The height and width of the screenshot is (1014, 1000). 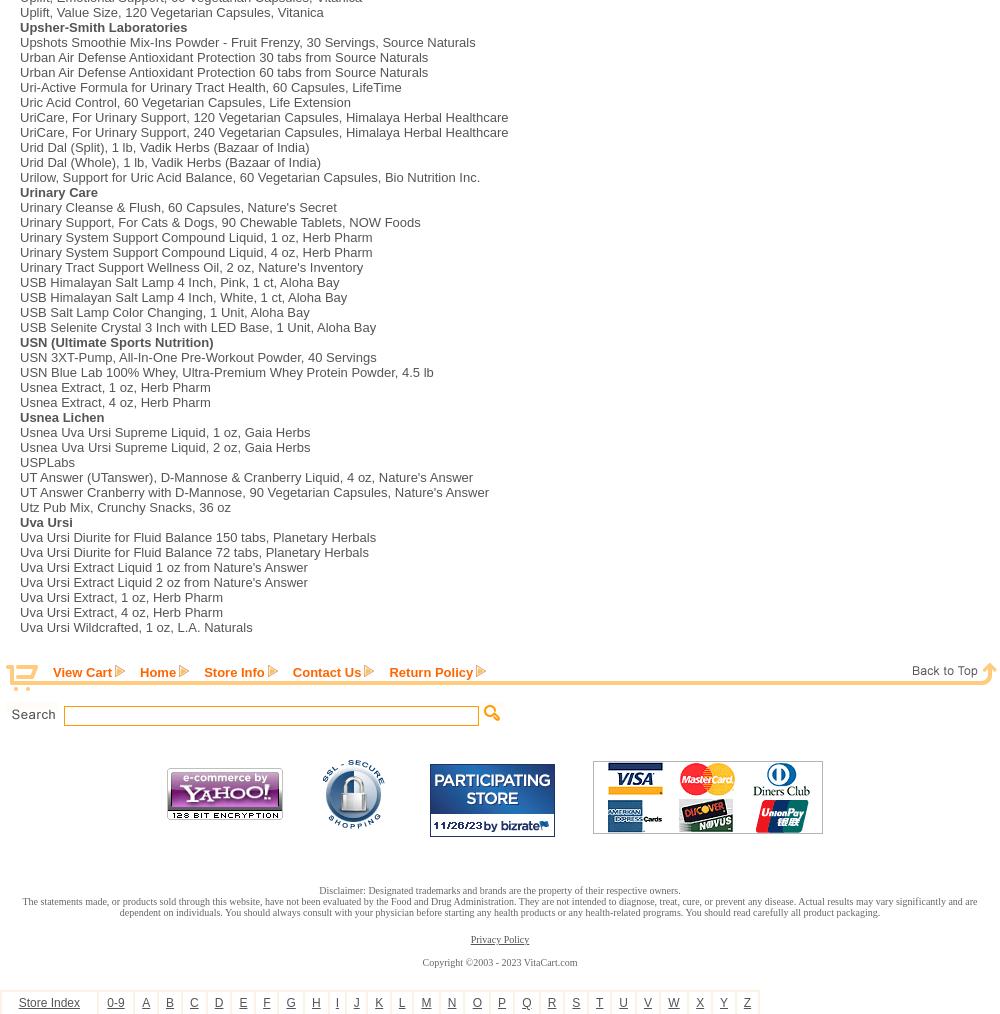 I want to click on 'Urban Air Defense Antioxidant Protection 60 tabs from Source Naturals', so click(x=223, y=71).